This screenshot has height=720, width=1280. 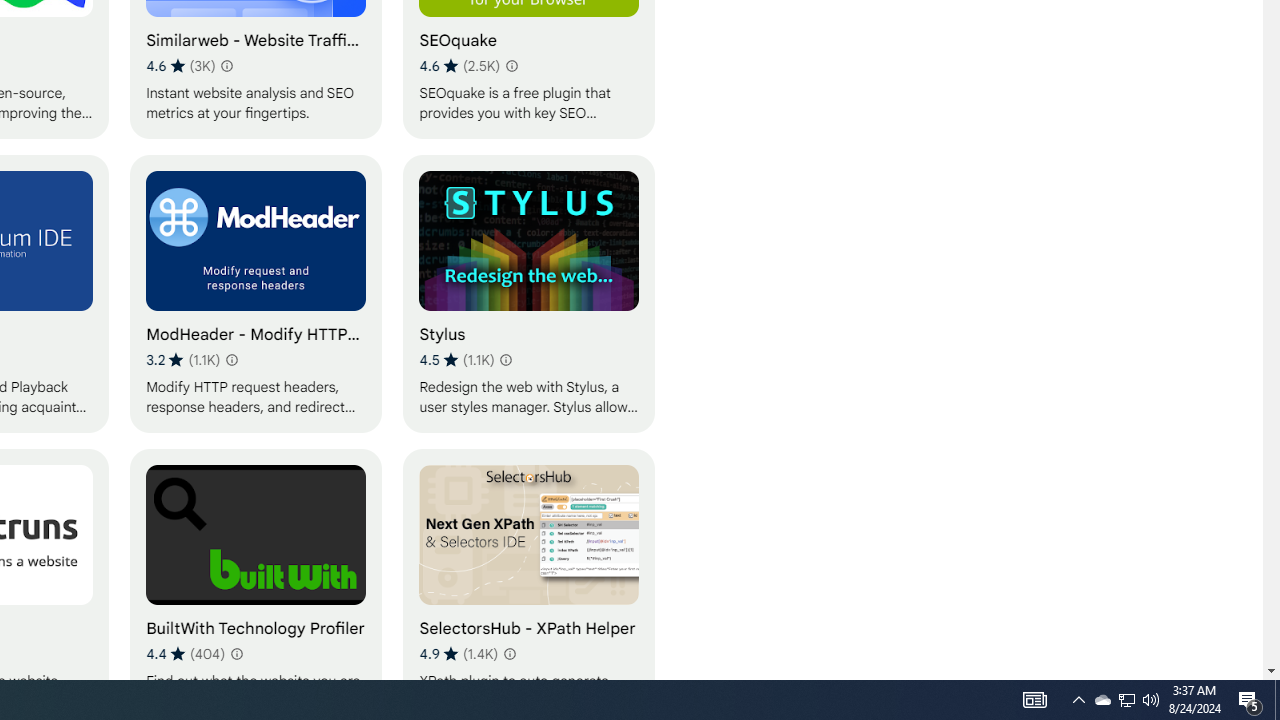 What do you see at coordinates (181, 65) in the screenshot?
I see `'Average rating 4.6 out of 5 stars. 3K ratings.'` at bounding box center [181, 65].